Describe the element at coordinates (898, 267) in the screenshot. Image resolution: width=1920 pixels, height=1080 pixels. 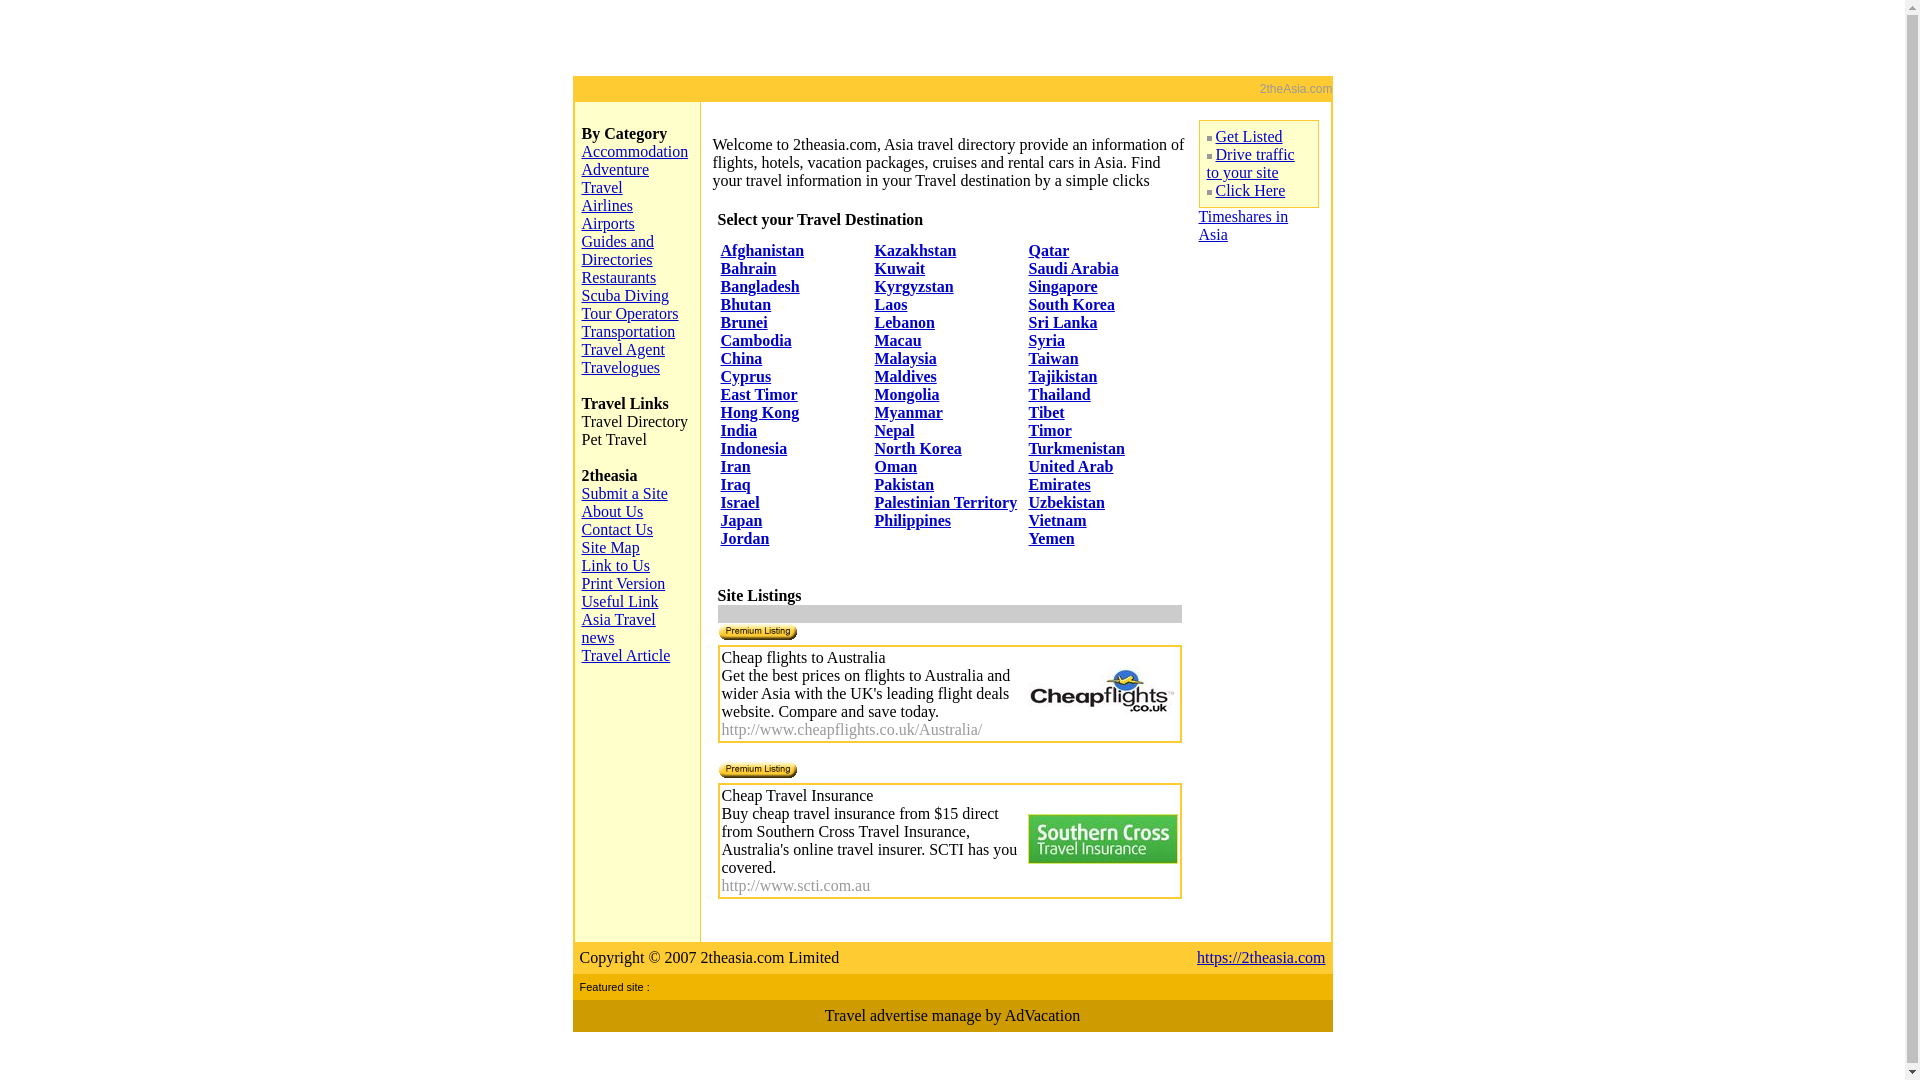
I see `'Kuwait'` at that location.